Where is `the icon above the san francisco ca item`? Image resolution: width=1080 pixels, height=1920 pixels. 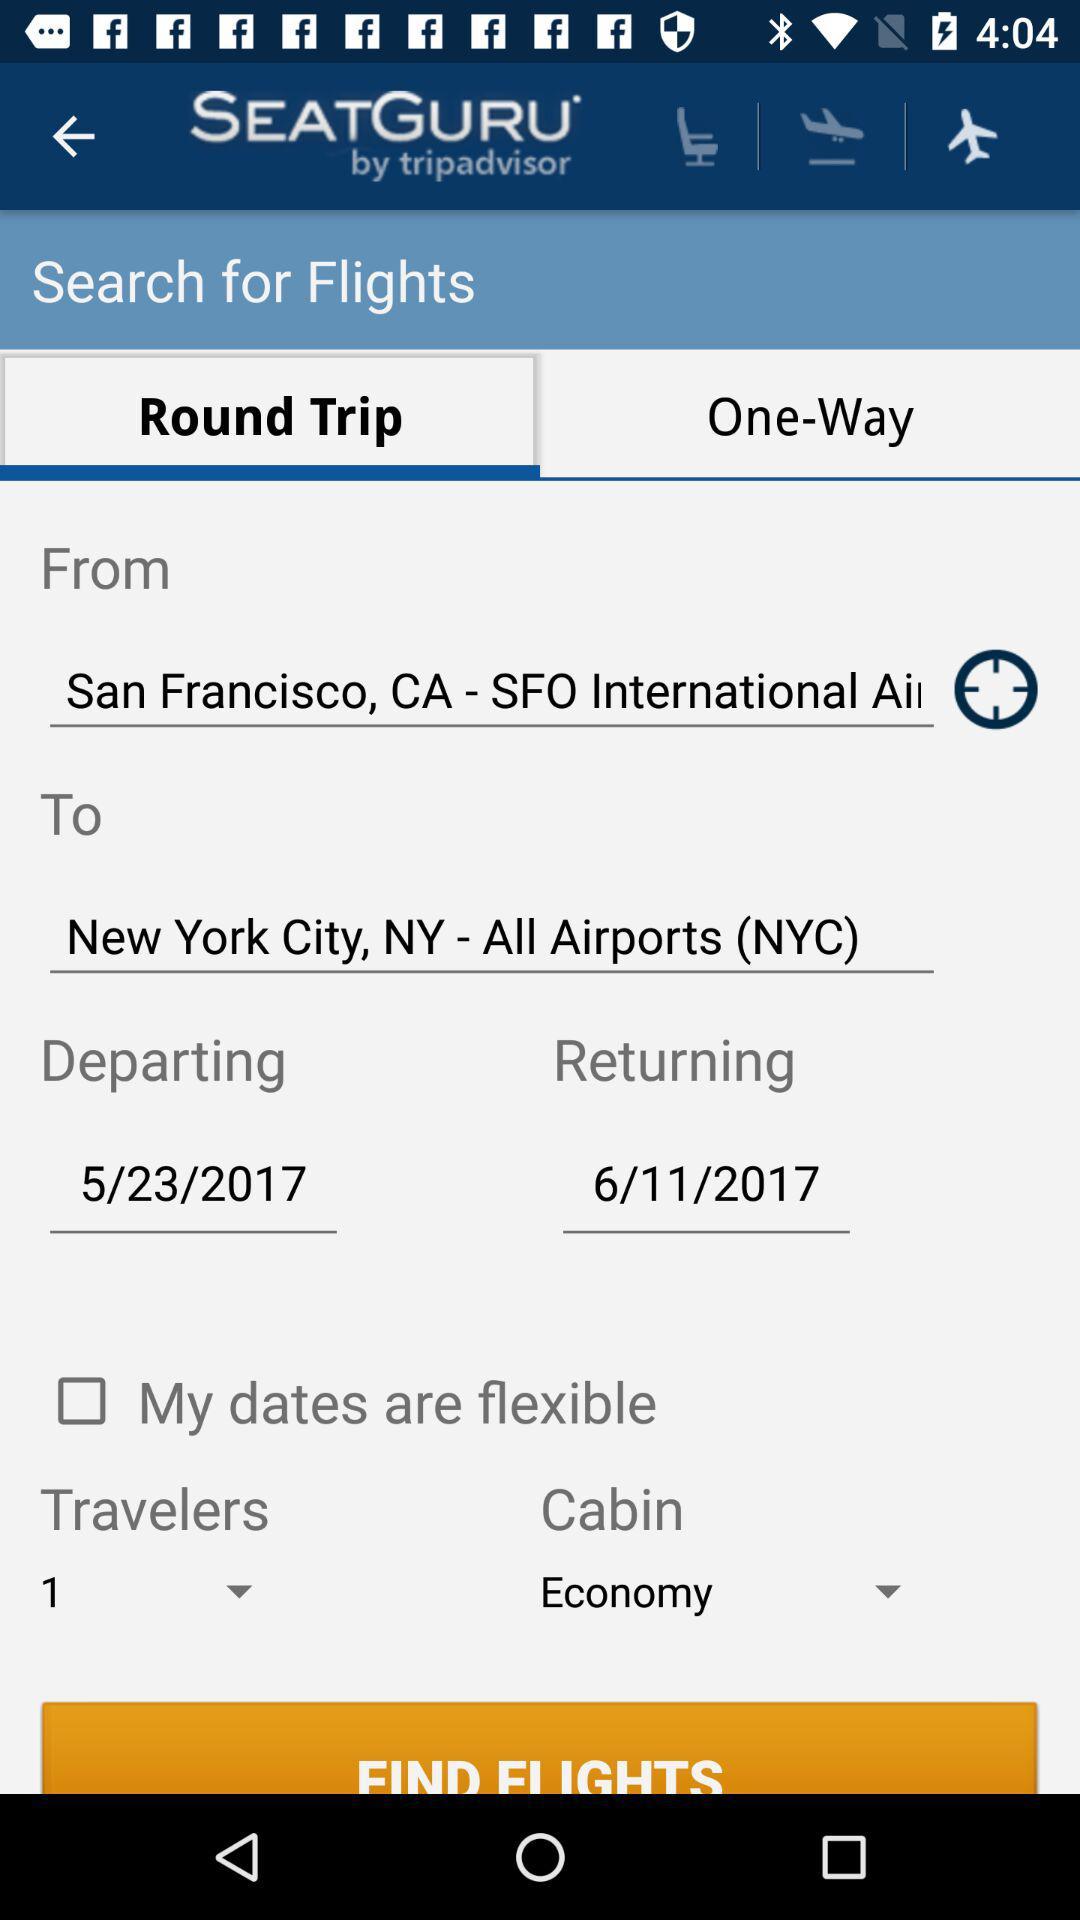
the icon above the san francisco ca item is located at coordinates (810, 414).